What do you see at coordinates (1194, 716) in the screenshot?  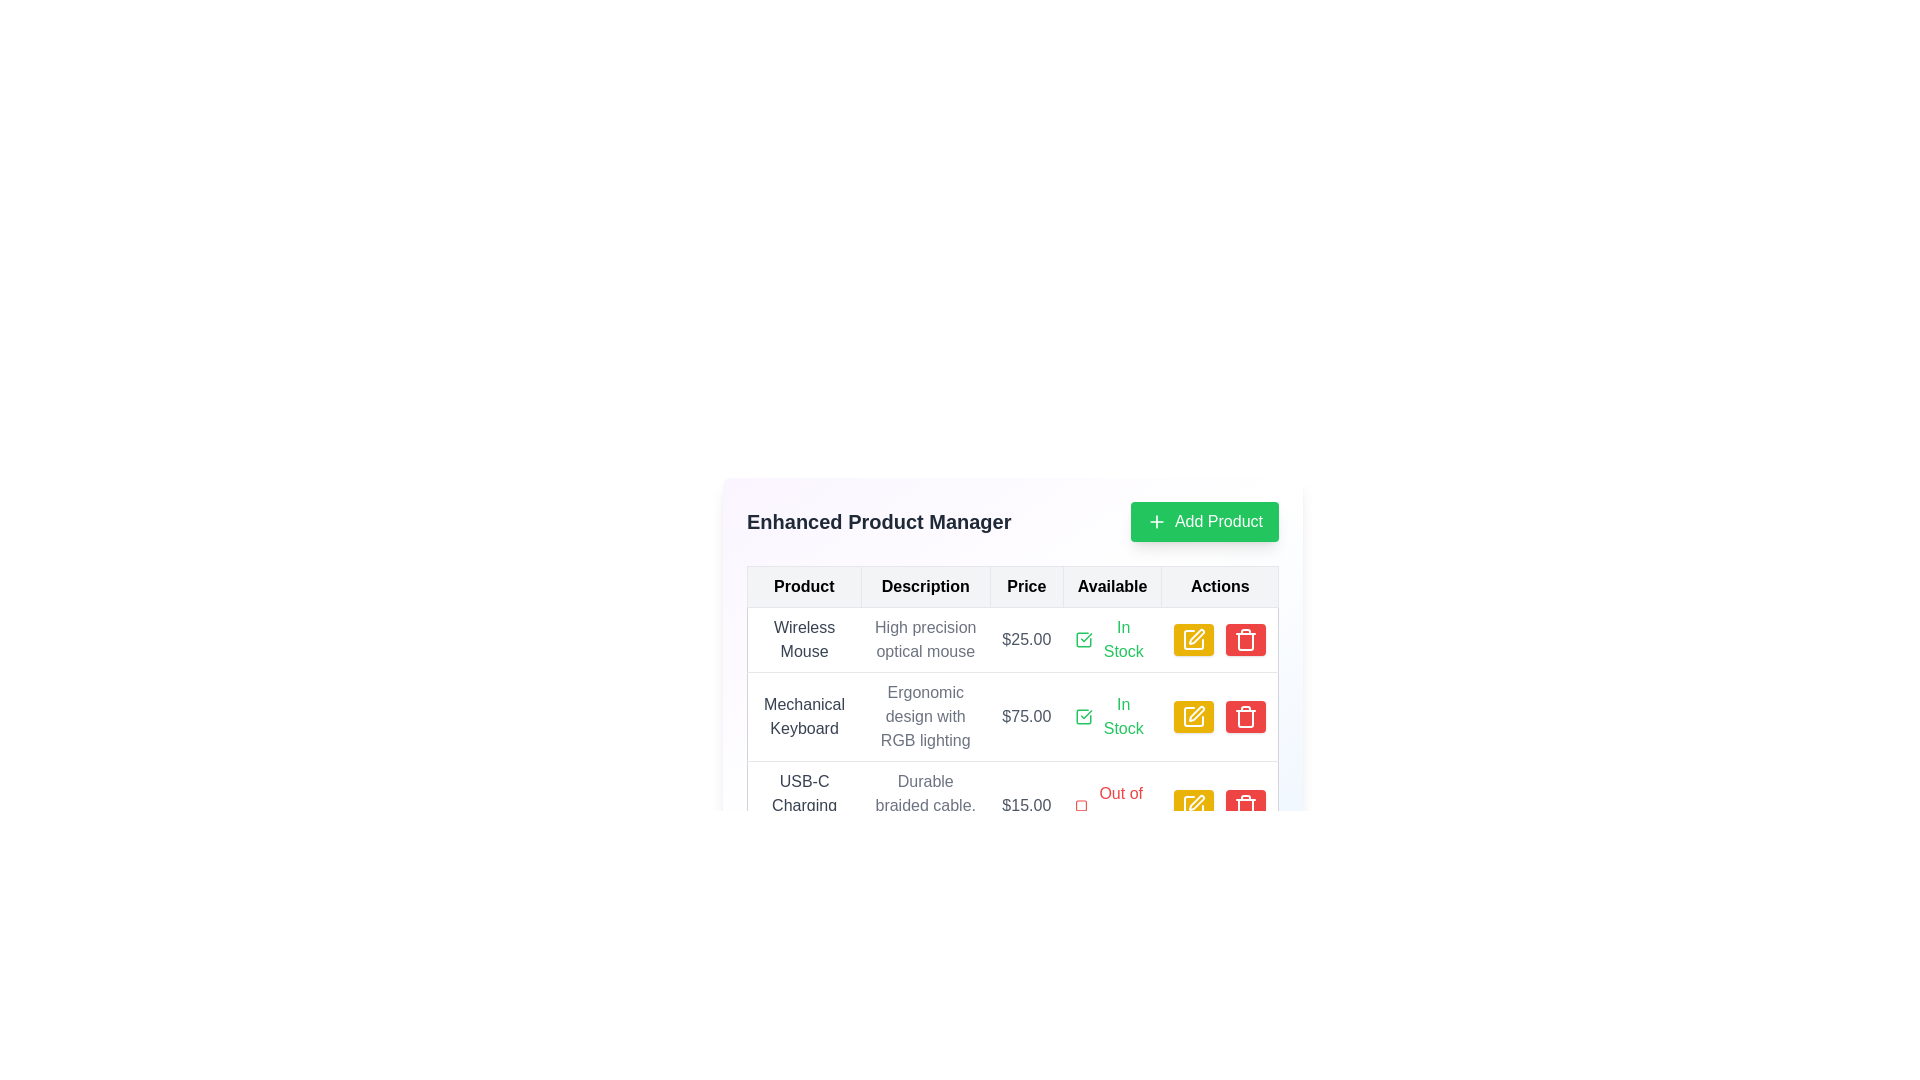 I see `the square yellow button with rounded corners and a white pen icon located in the 'Actions' column of the second row ('Mechanical Keyboard')` at bounding box center [1194, 716].